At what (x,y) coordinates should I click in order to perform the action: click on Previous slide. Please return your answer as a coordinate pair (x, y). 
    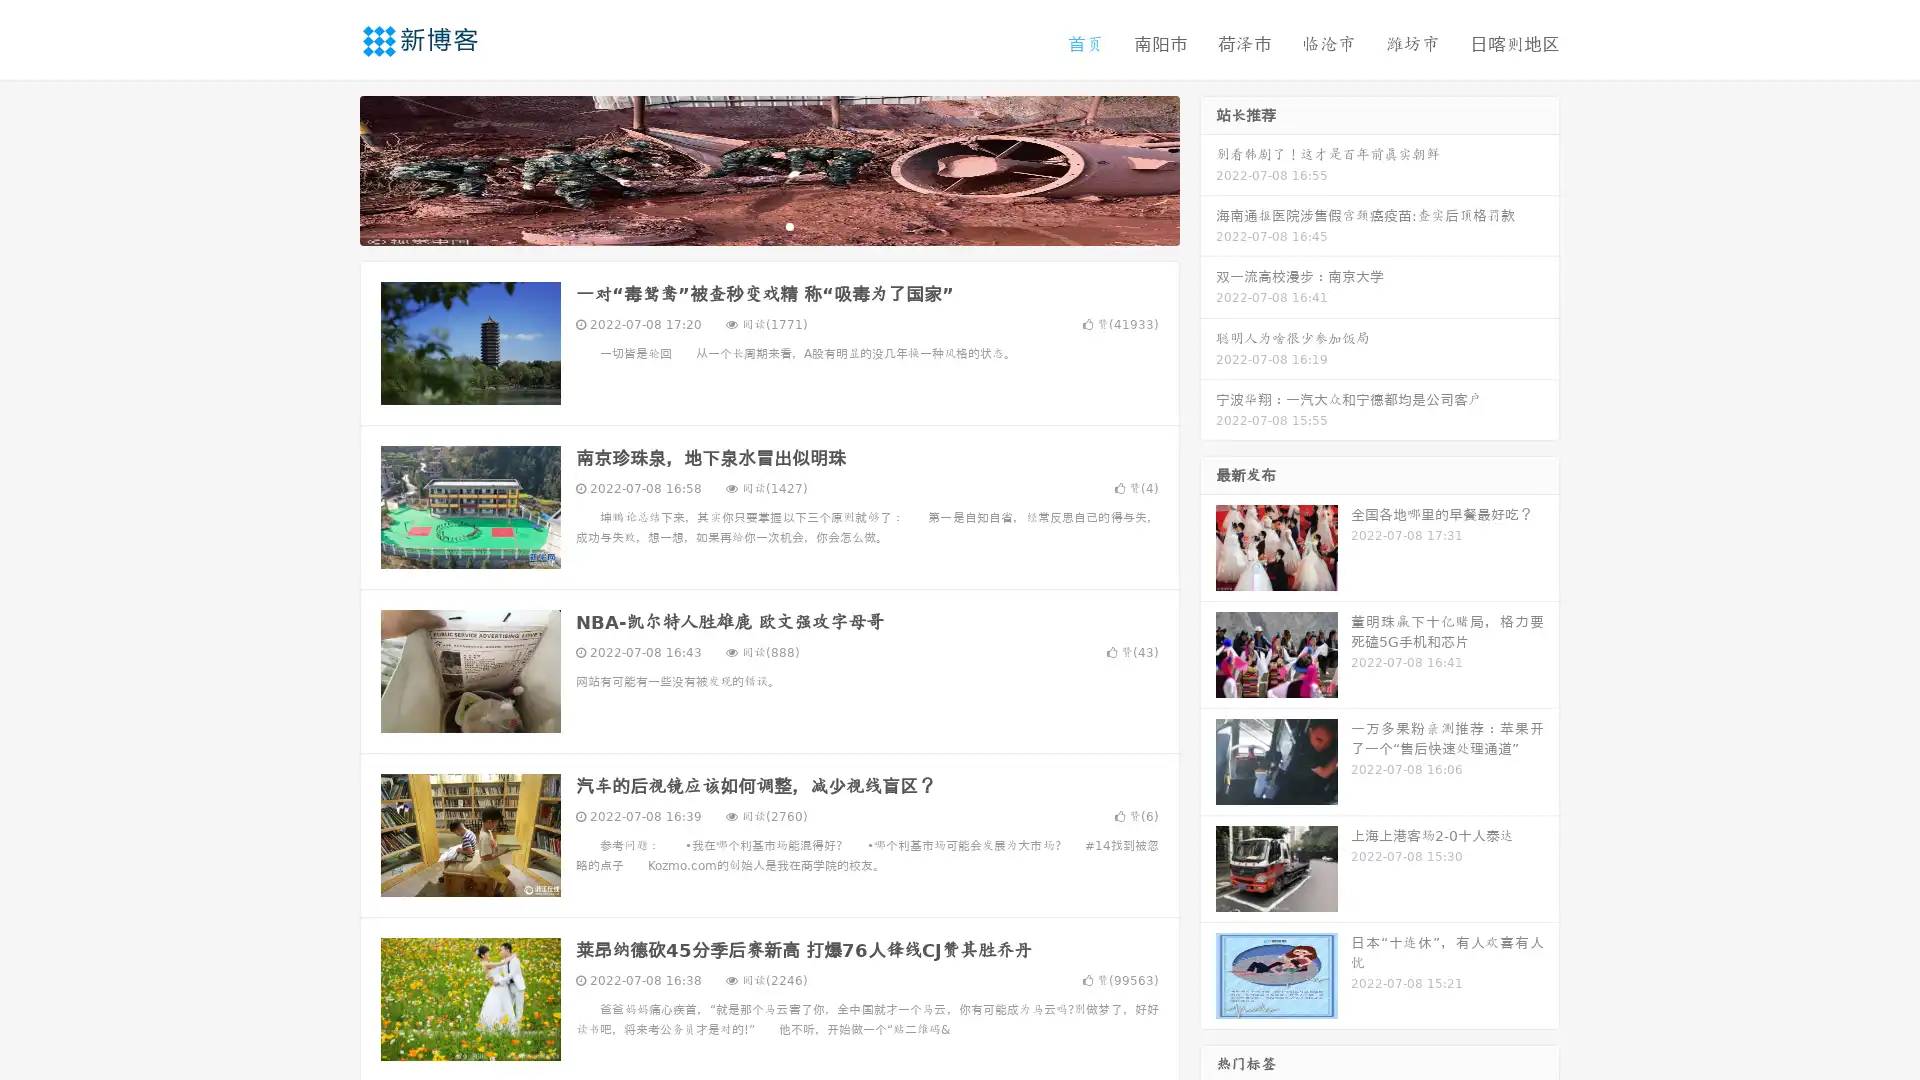
    Looking at the image, I should click on (330, 168).